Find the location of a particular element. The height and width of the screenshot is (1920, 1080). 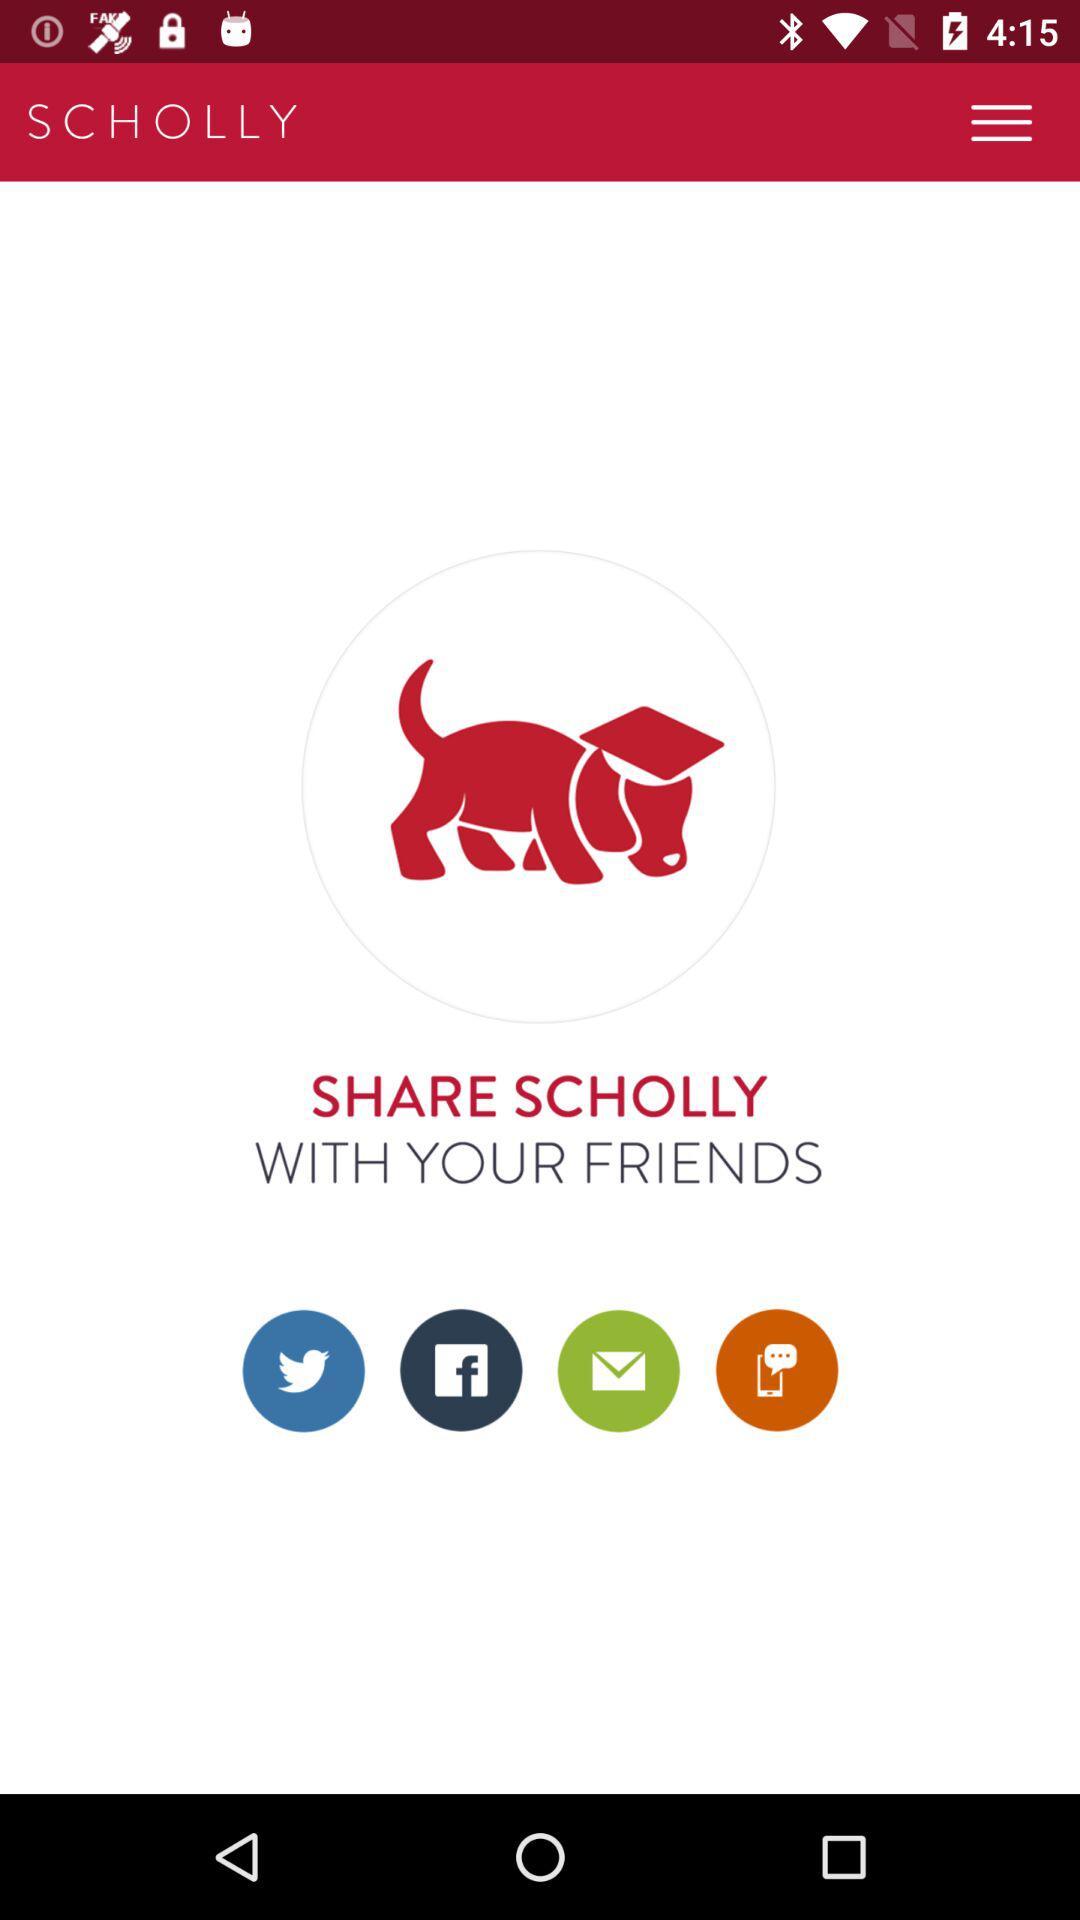

the chat icon is located at coordinates (775, 1369).